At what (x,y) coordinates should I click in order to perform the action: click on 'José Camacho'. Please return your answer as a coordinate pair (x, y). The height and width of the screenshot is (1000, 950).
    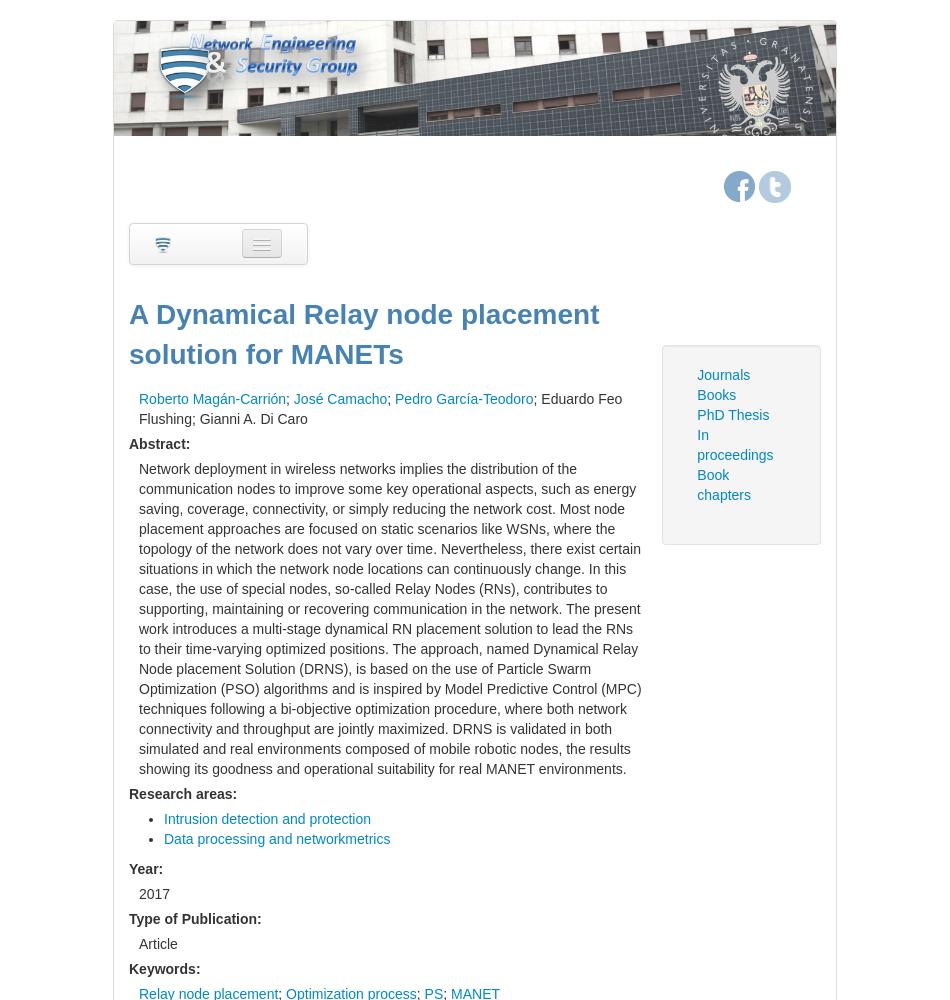
    Looking at the image, I should click on (339, 398).